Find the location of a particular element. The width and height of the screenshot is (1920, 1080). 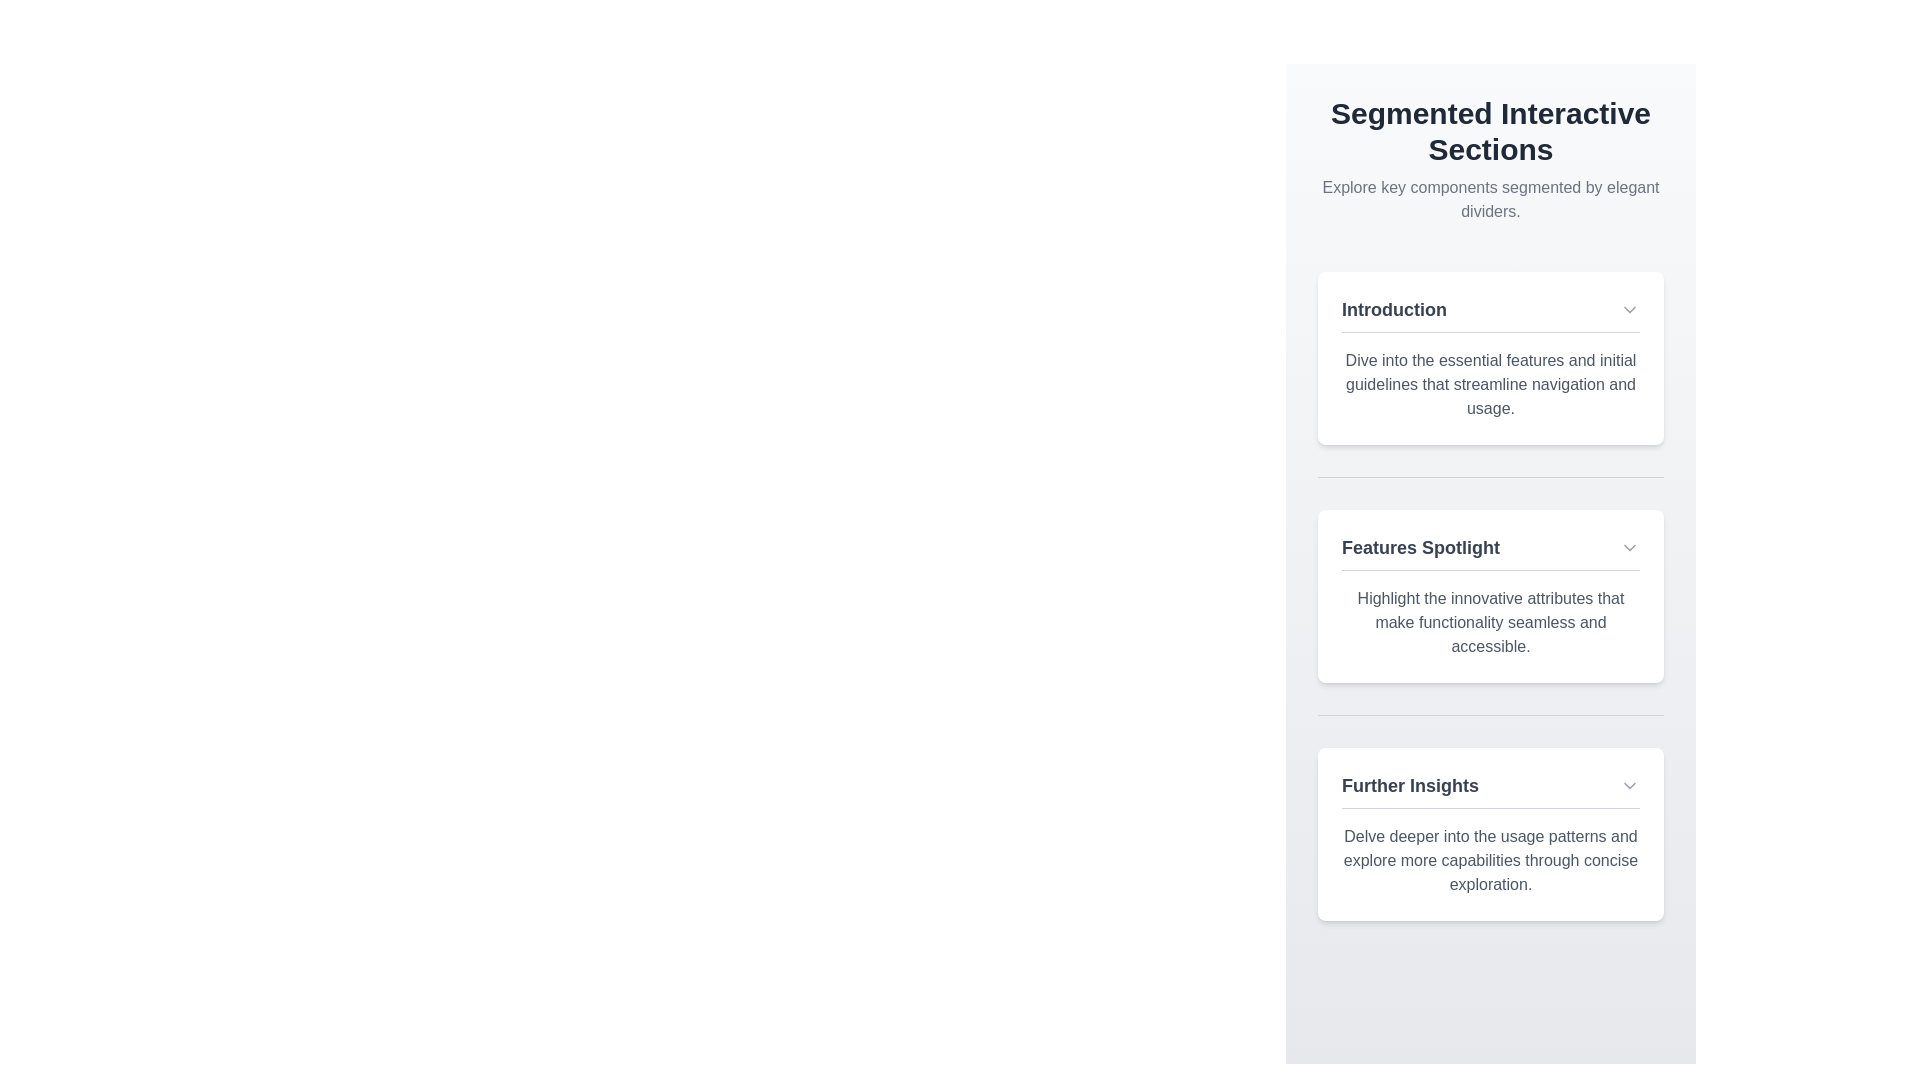

the toggle button icon located at the far-right edge of the 'Introduction' section is located at coordinates (1630, 309).